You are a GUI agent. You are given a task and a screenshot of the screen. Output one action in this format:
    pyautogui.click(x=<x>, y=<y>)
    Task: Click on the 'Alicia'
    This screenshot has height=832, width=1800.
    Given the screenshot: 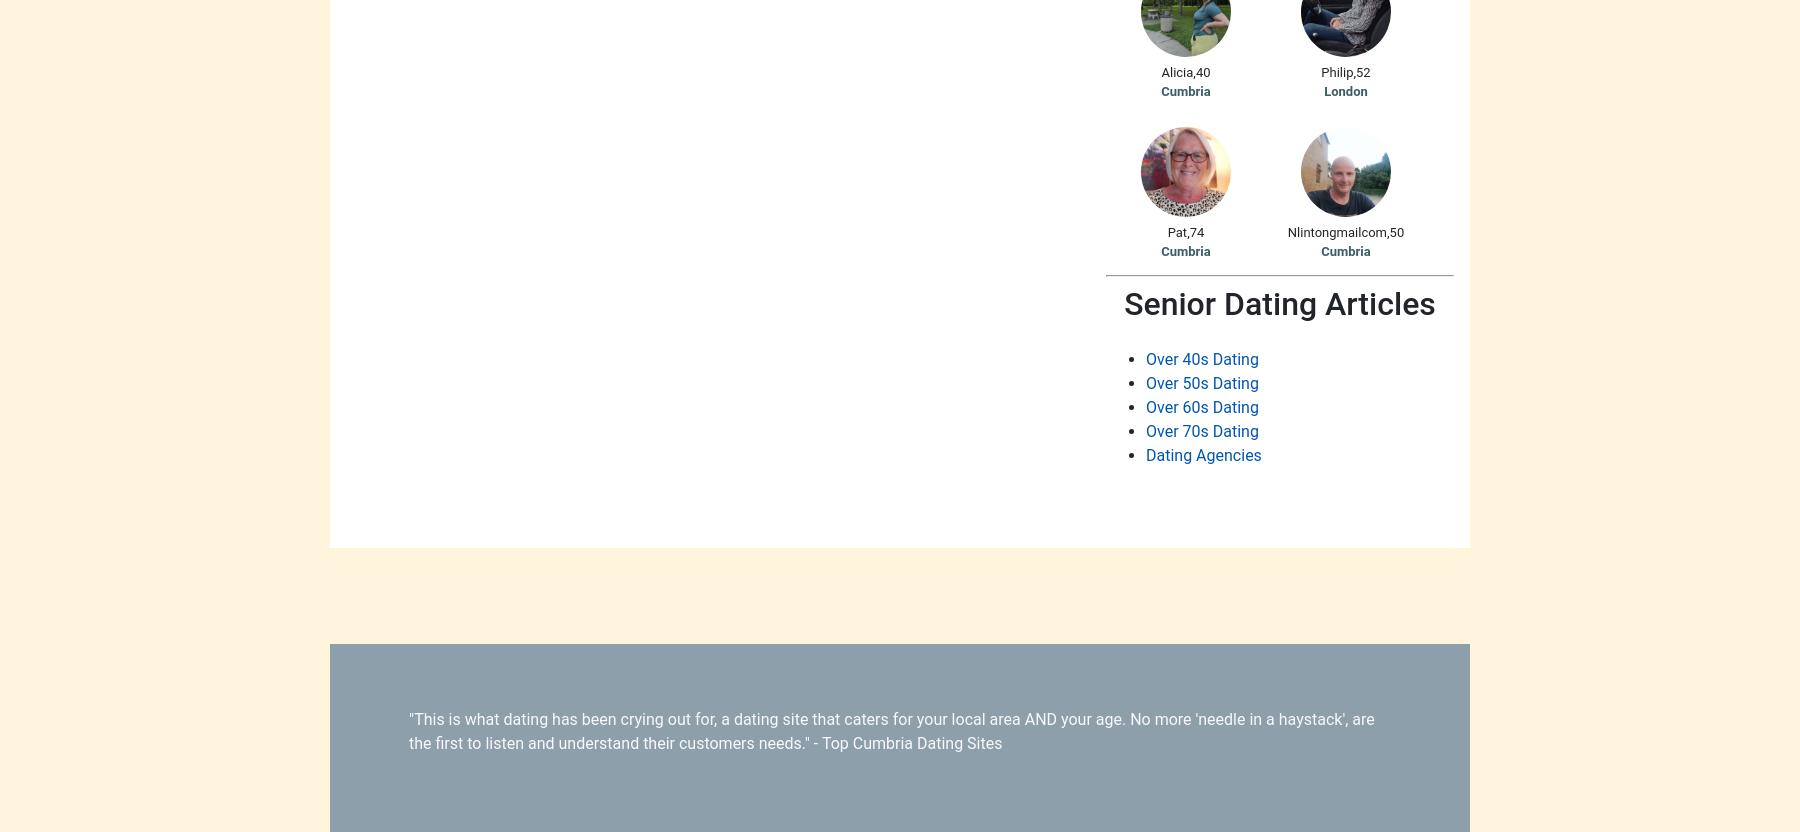 What is the action you would take?
    pyautogui.click(x=1160, y=70)
    